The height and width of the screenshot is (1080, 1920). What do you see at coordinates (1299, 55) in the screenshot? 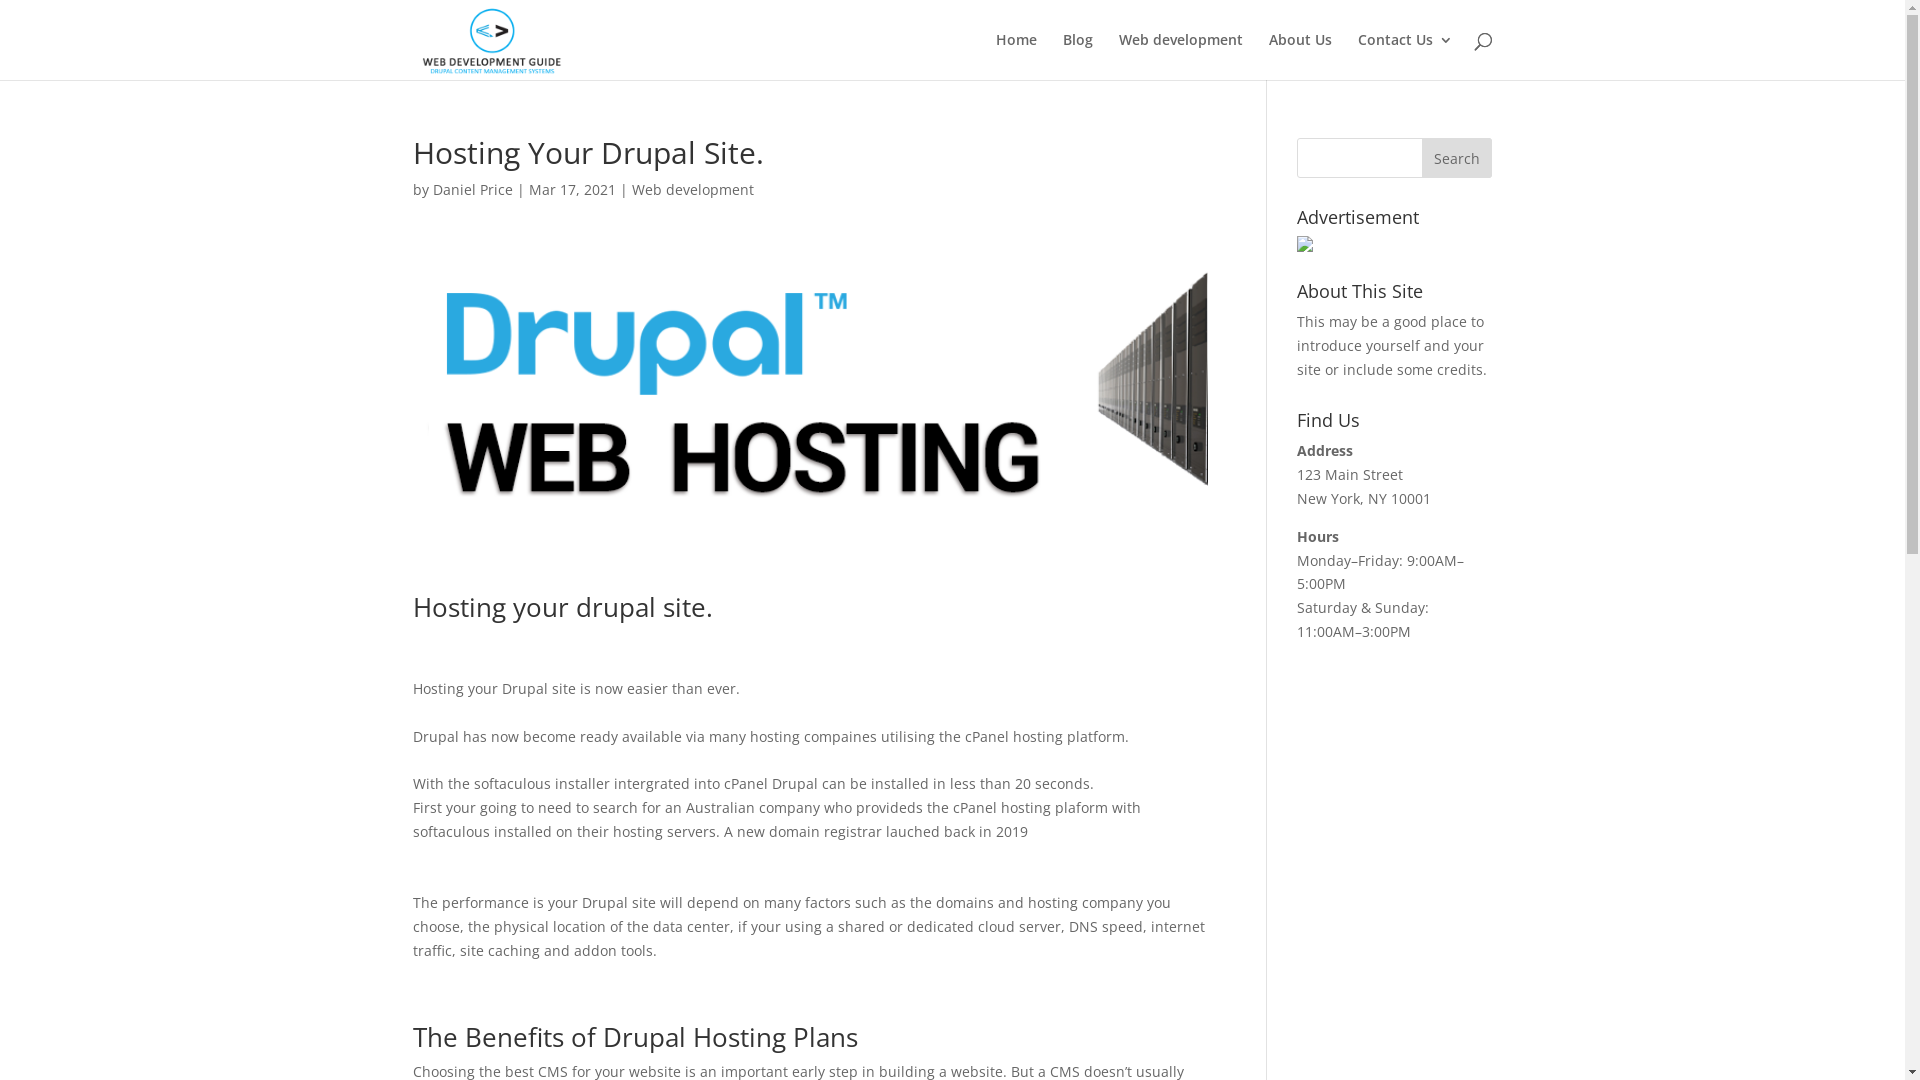
I see `'About Us'` at bounding box center [1299, 55].